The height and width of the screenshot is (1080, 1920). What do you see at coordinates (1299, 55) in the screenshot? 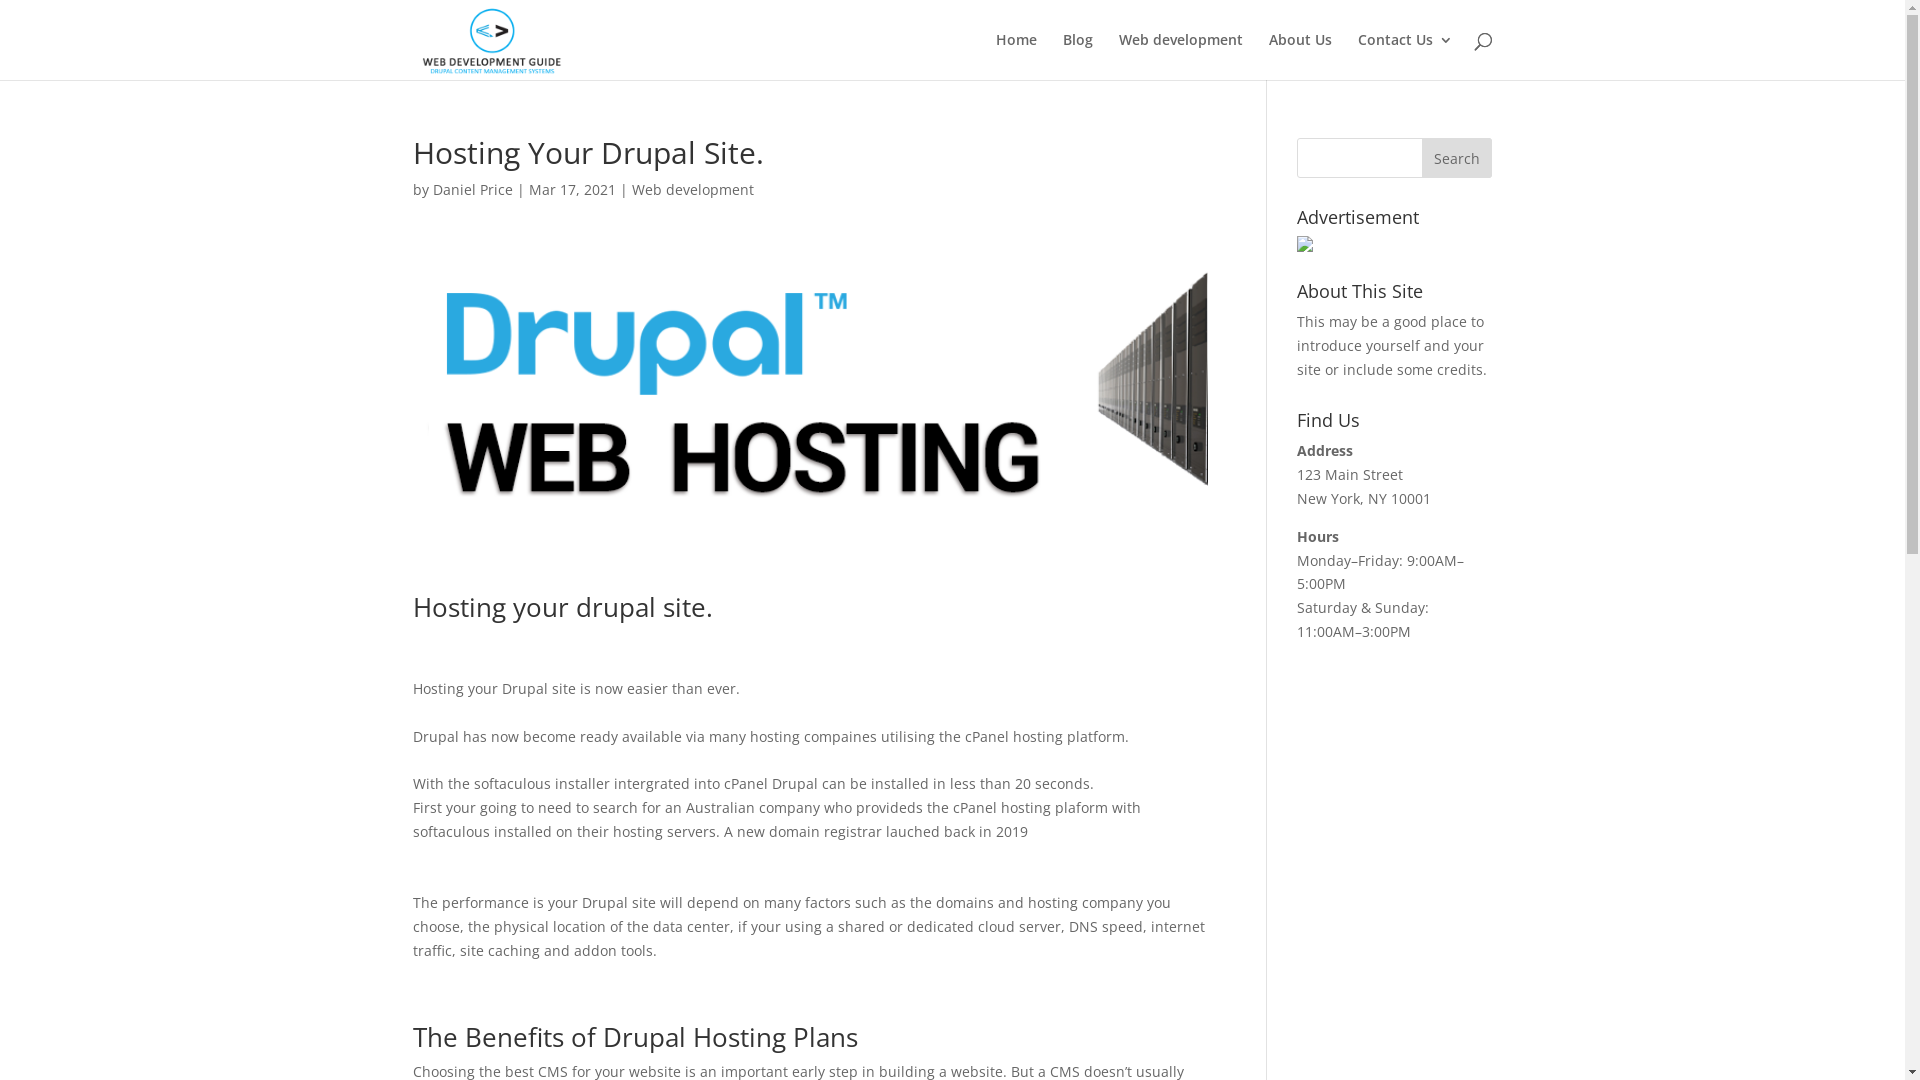
I see `'About Us'` at bounding box center [1299, 55].